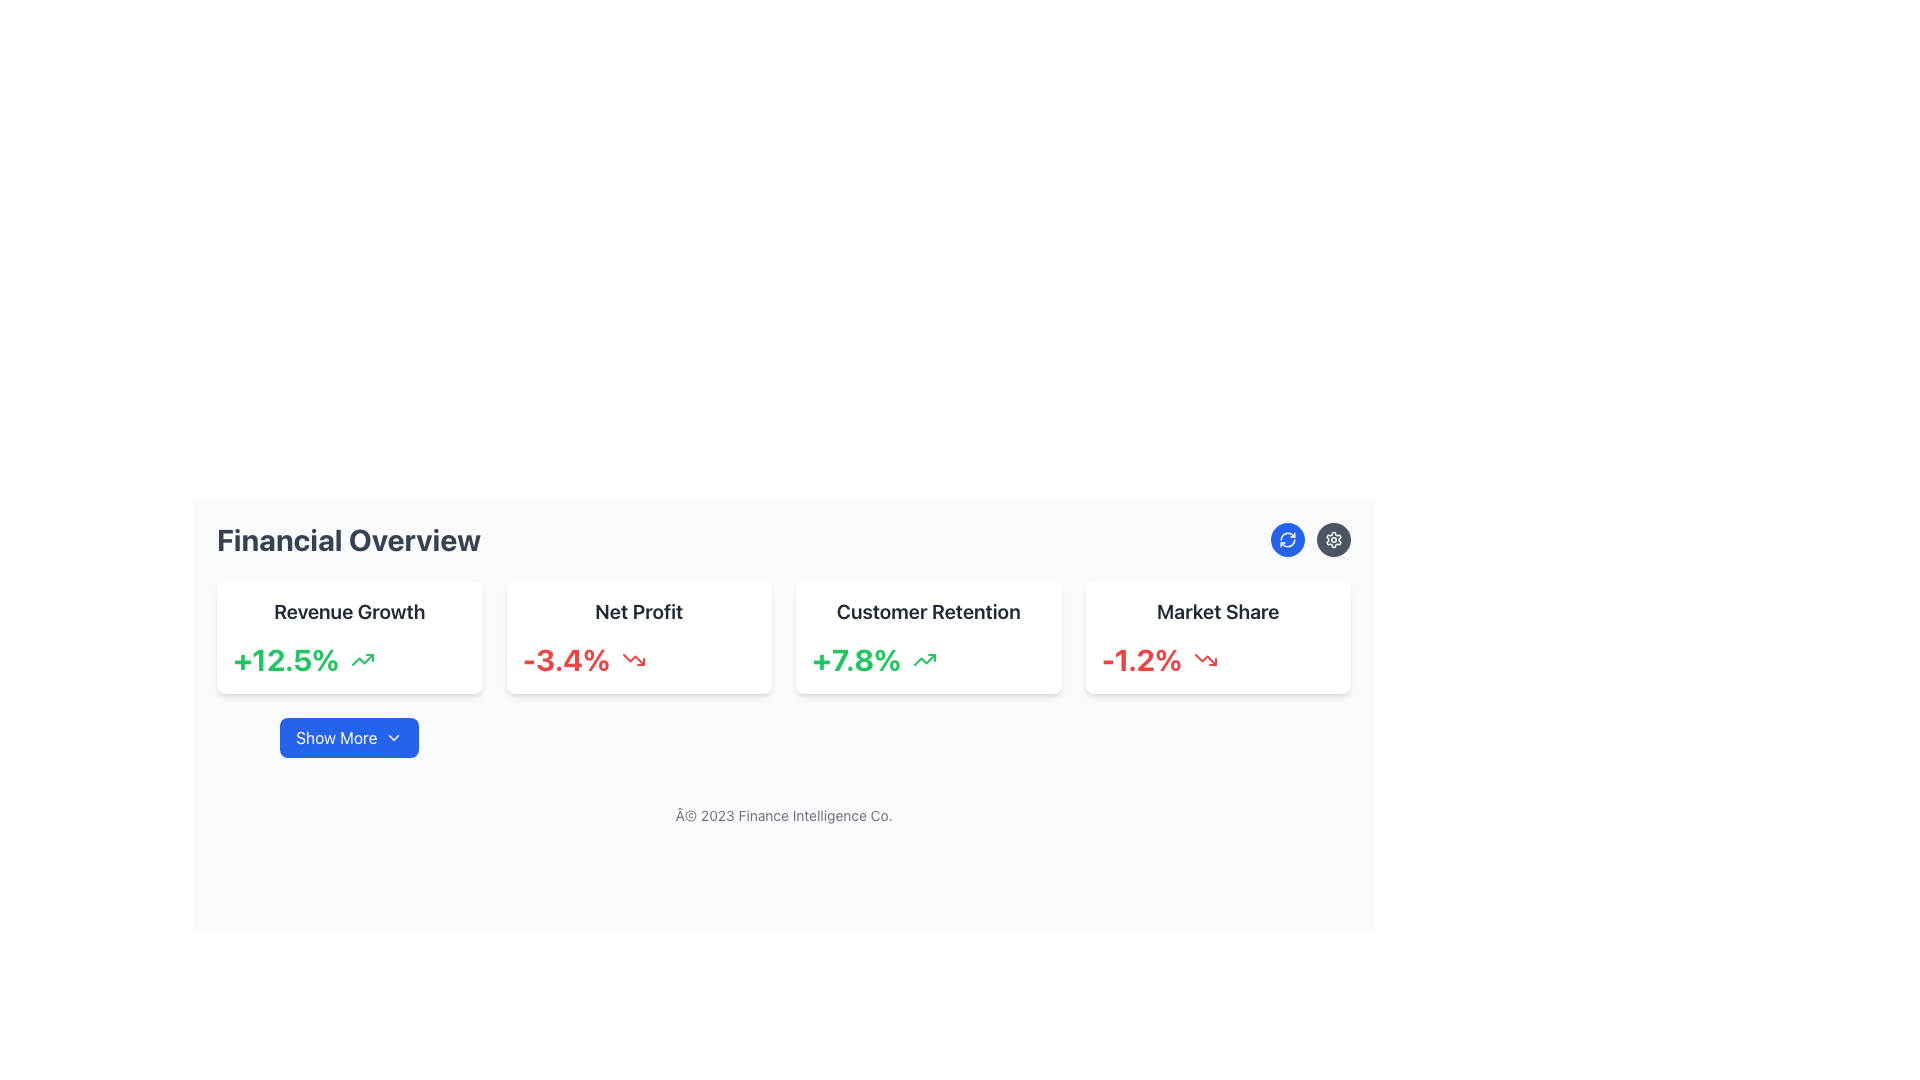  I want to click on the circular blue button with a white refresh icon located in the top-right corner of the interface to initiate a hover state, so click(1287, 540).